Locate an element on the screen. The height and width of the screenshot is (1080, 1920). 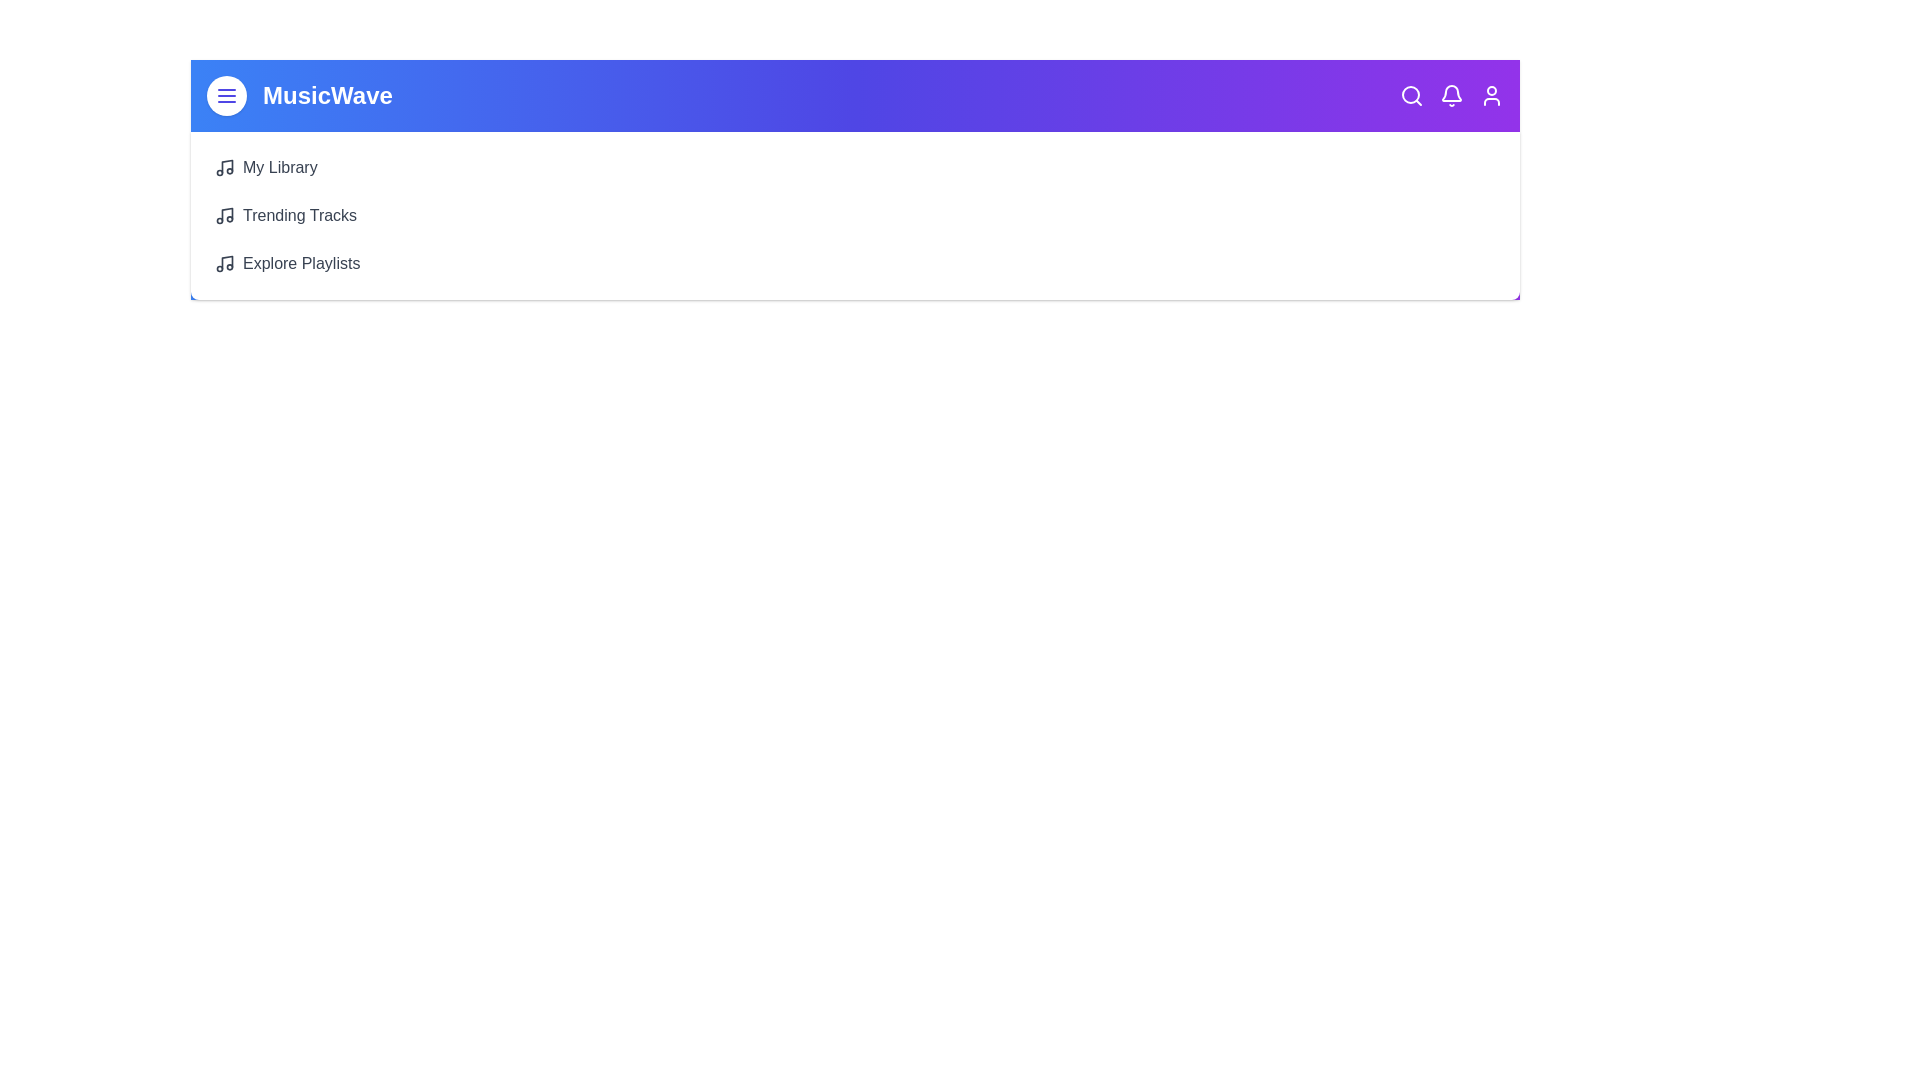
the notification bell icon to check notifications is located at coordinates (1451, 96).